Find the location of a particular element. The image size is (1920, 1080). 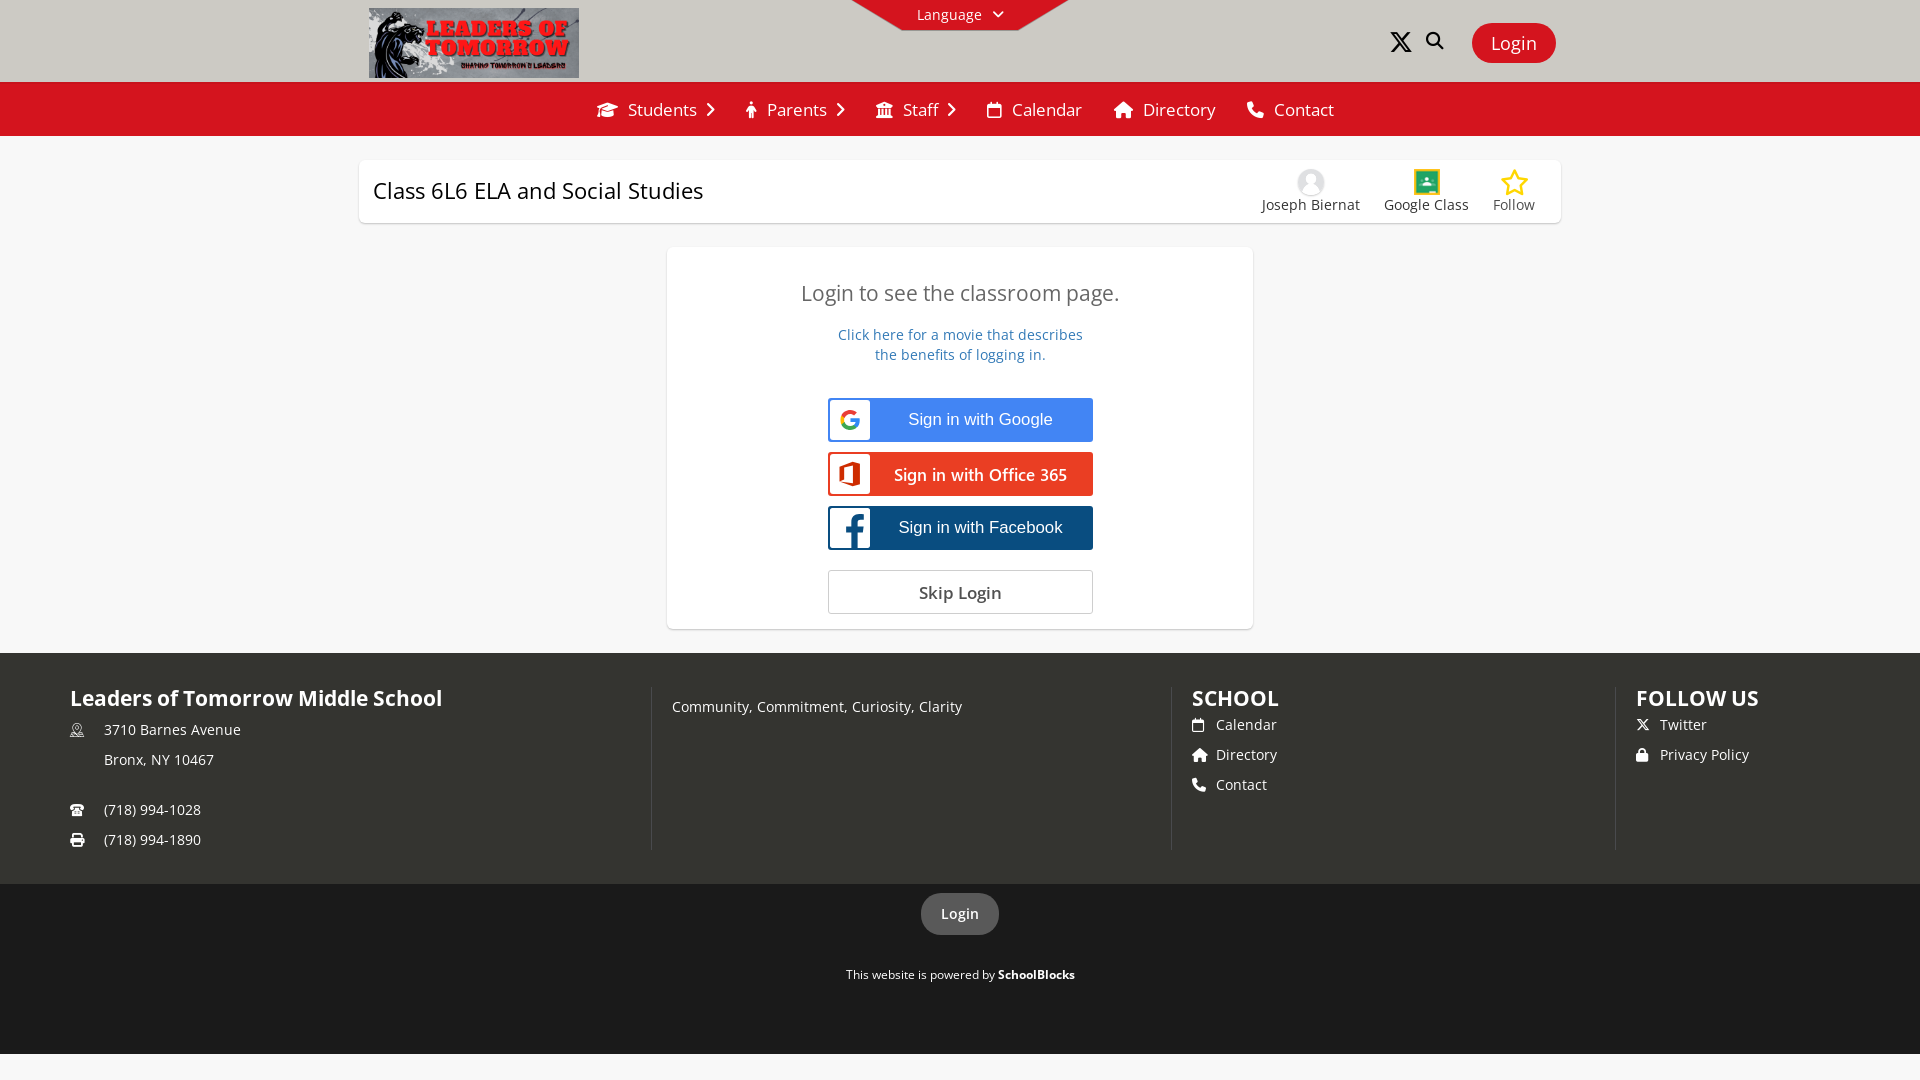

'Joseph Biernat' is located at coordinates (1310, 181).